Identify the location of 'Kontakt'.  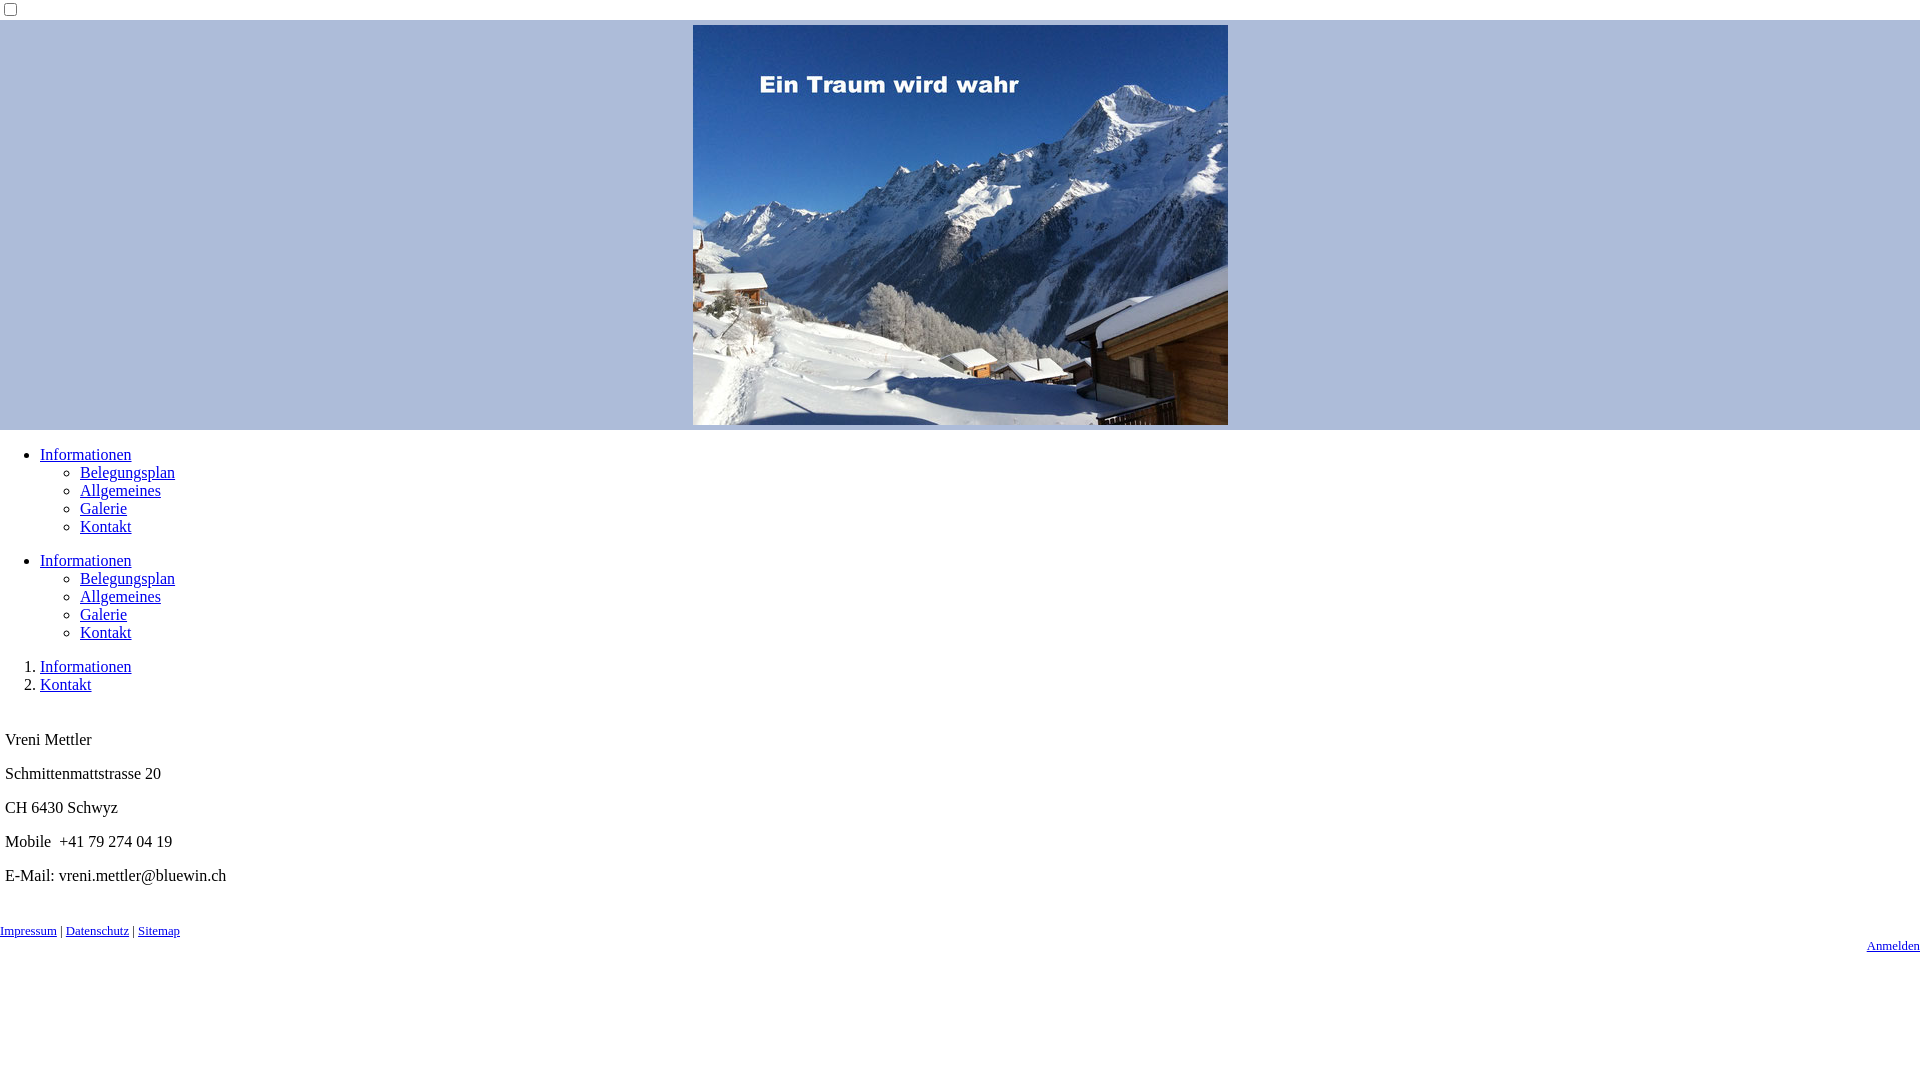
(66, 683).